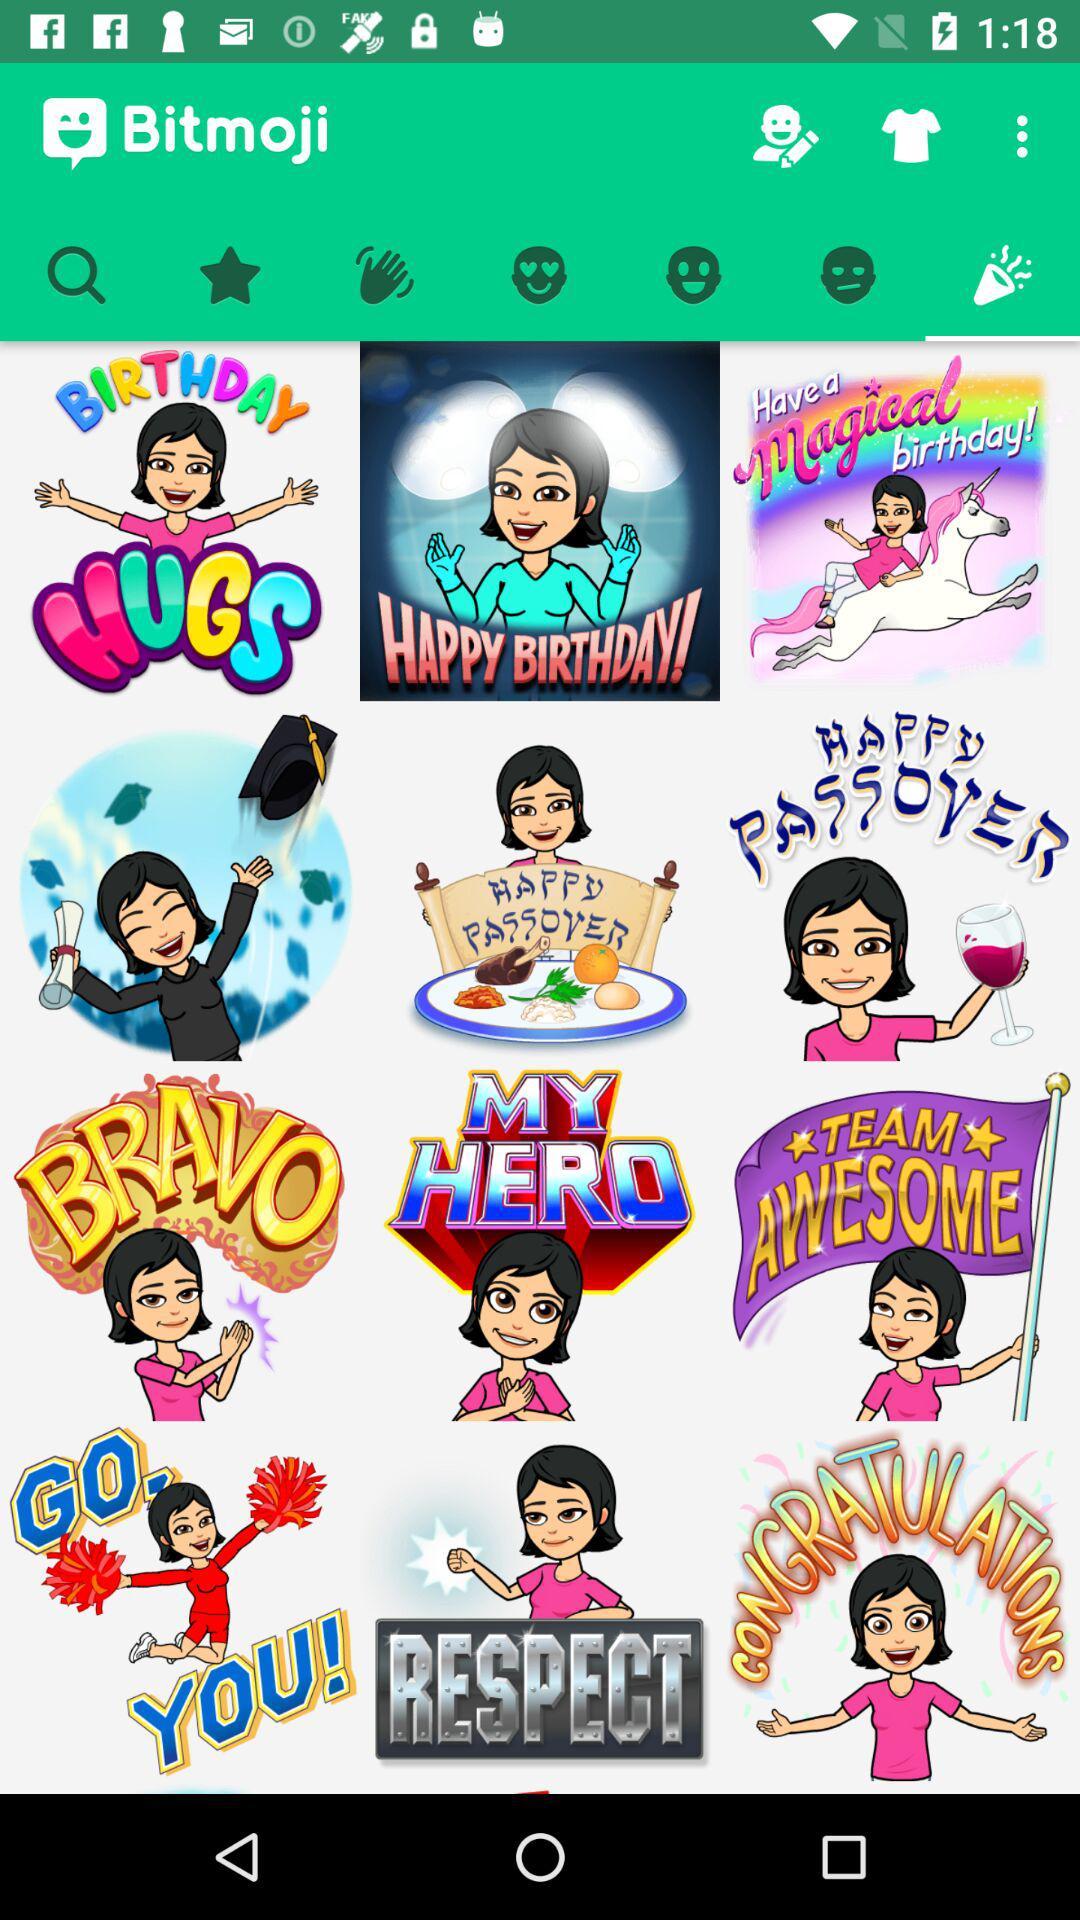  Describe the element at coordinates (540, 521) in the screenshot. I see `the more images` at that location.